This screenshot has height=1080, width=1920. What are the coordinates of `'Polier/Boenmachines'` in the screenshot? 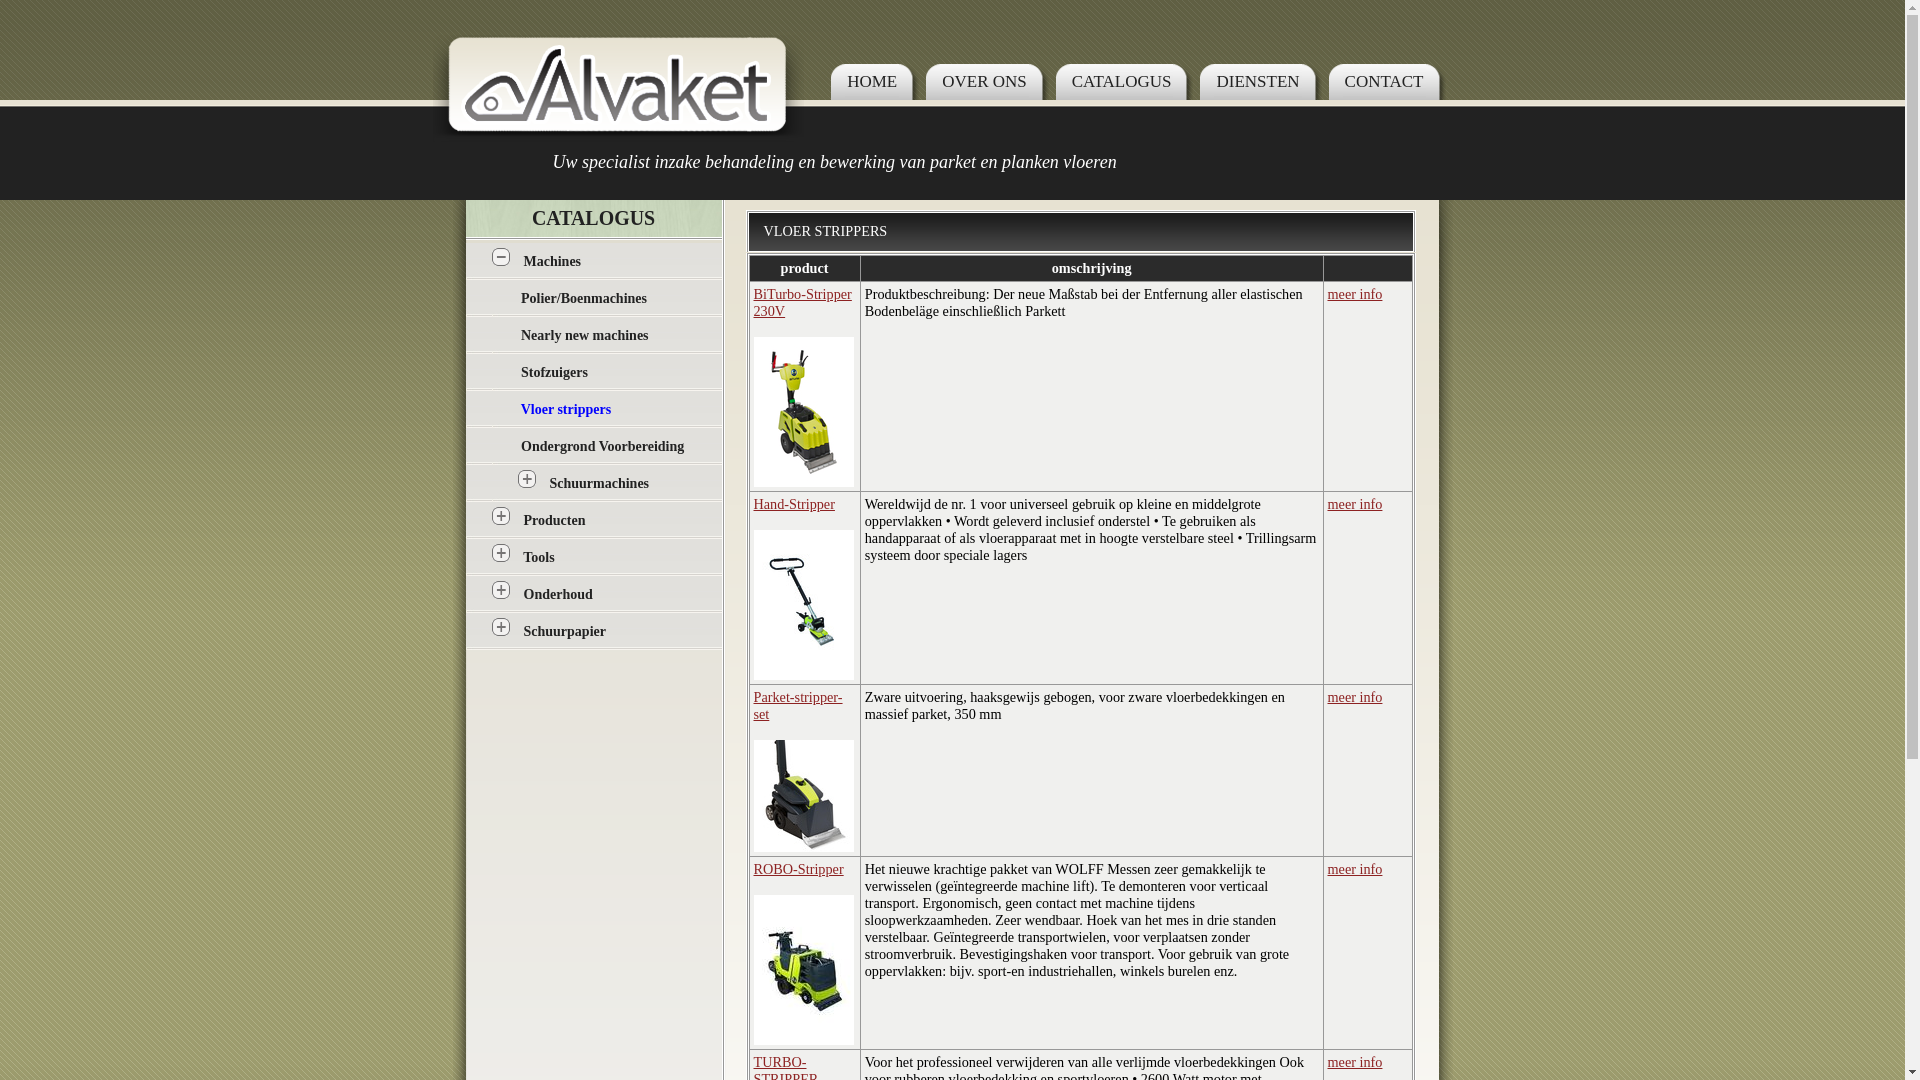 It's located at (583, 298).